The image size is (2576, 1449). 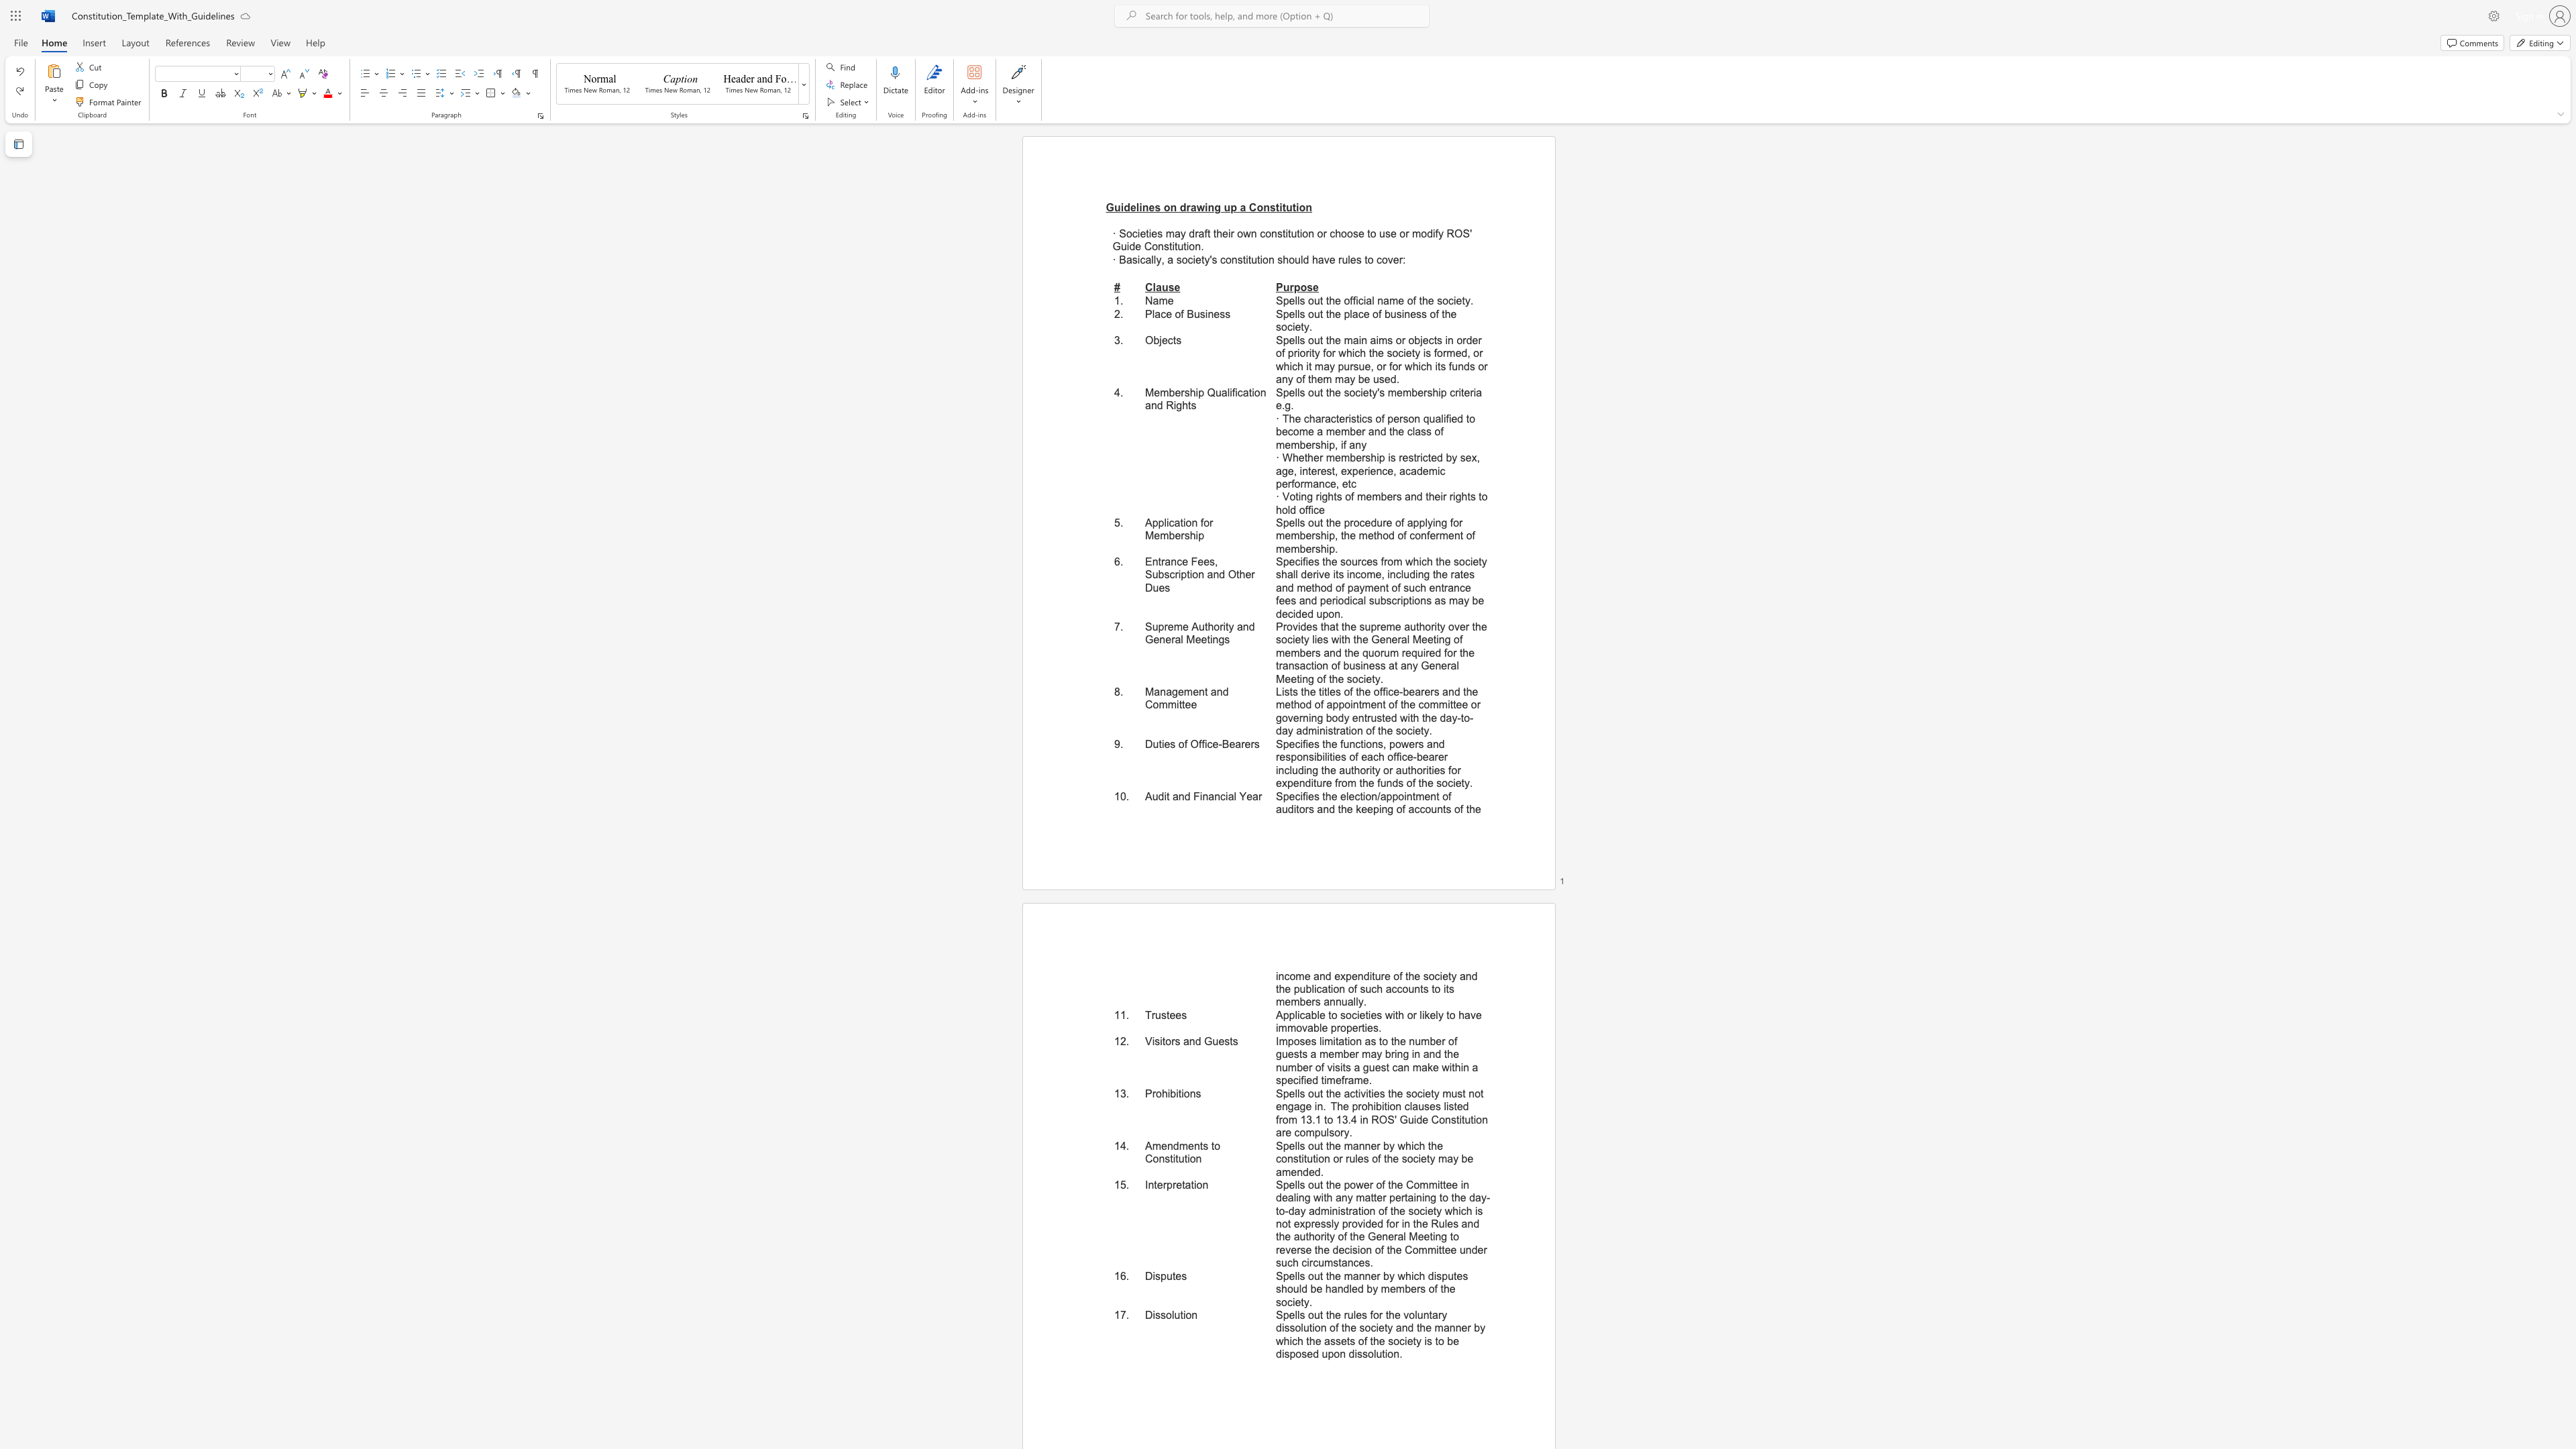 What do you see at coordinates (1241, 392) in the screenshot?
I see `the subset text "ati" within the text "Membership Qualification and Rights"` at bounding box center [1241, 392].